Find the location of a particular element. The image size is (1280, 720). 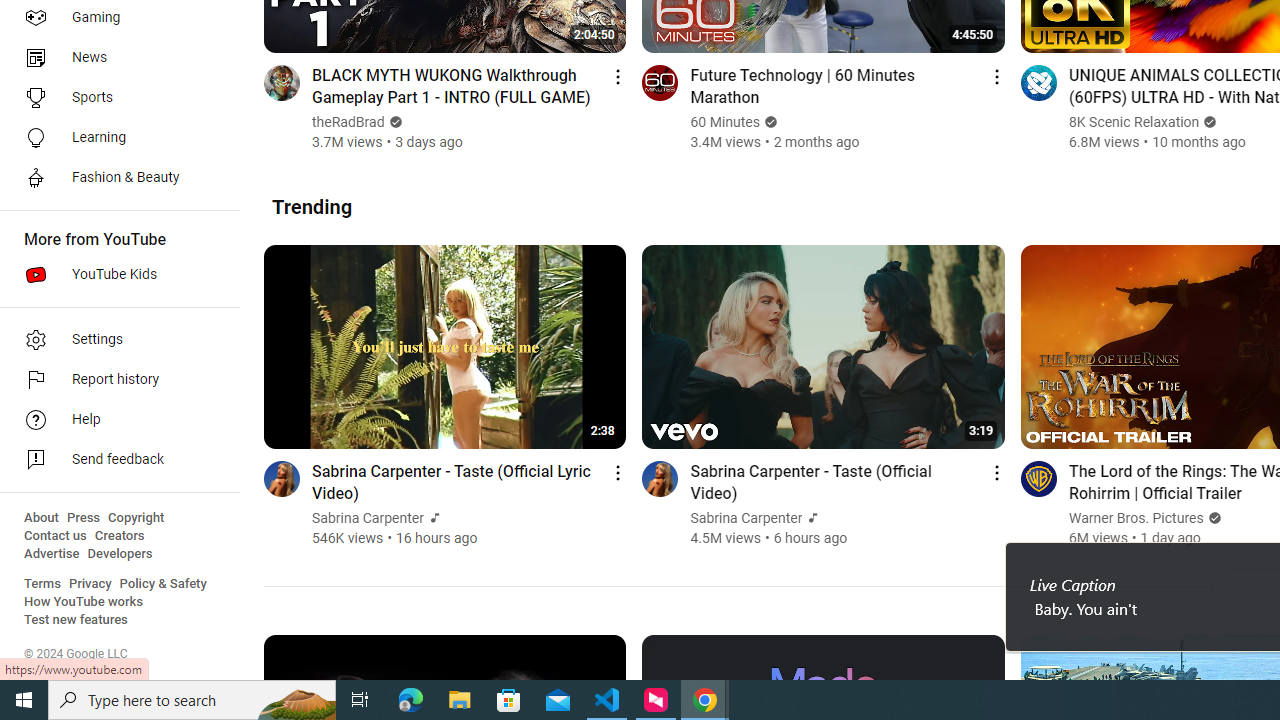

'Press' is located at coordinates (82, 517).